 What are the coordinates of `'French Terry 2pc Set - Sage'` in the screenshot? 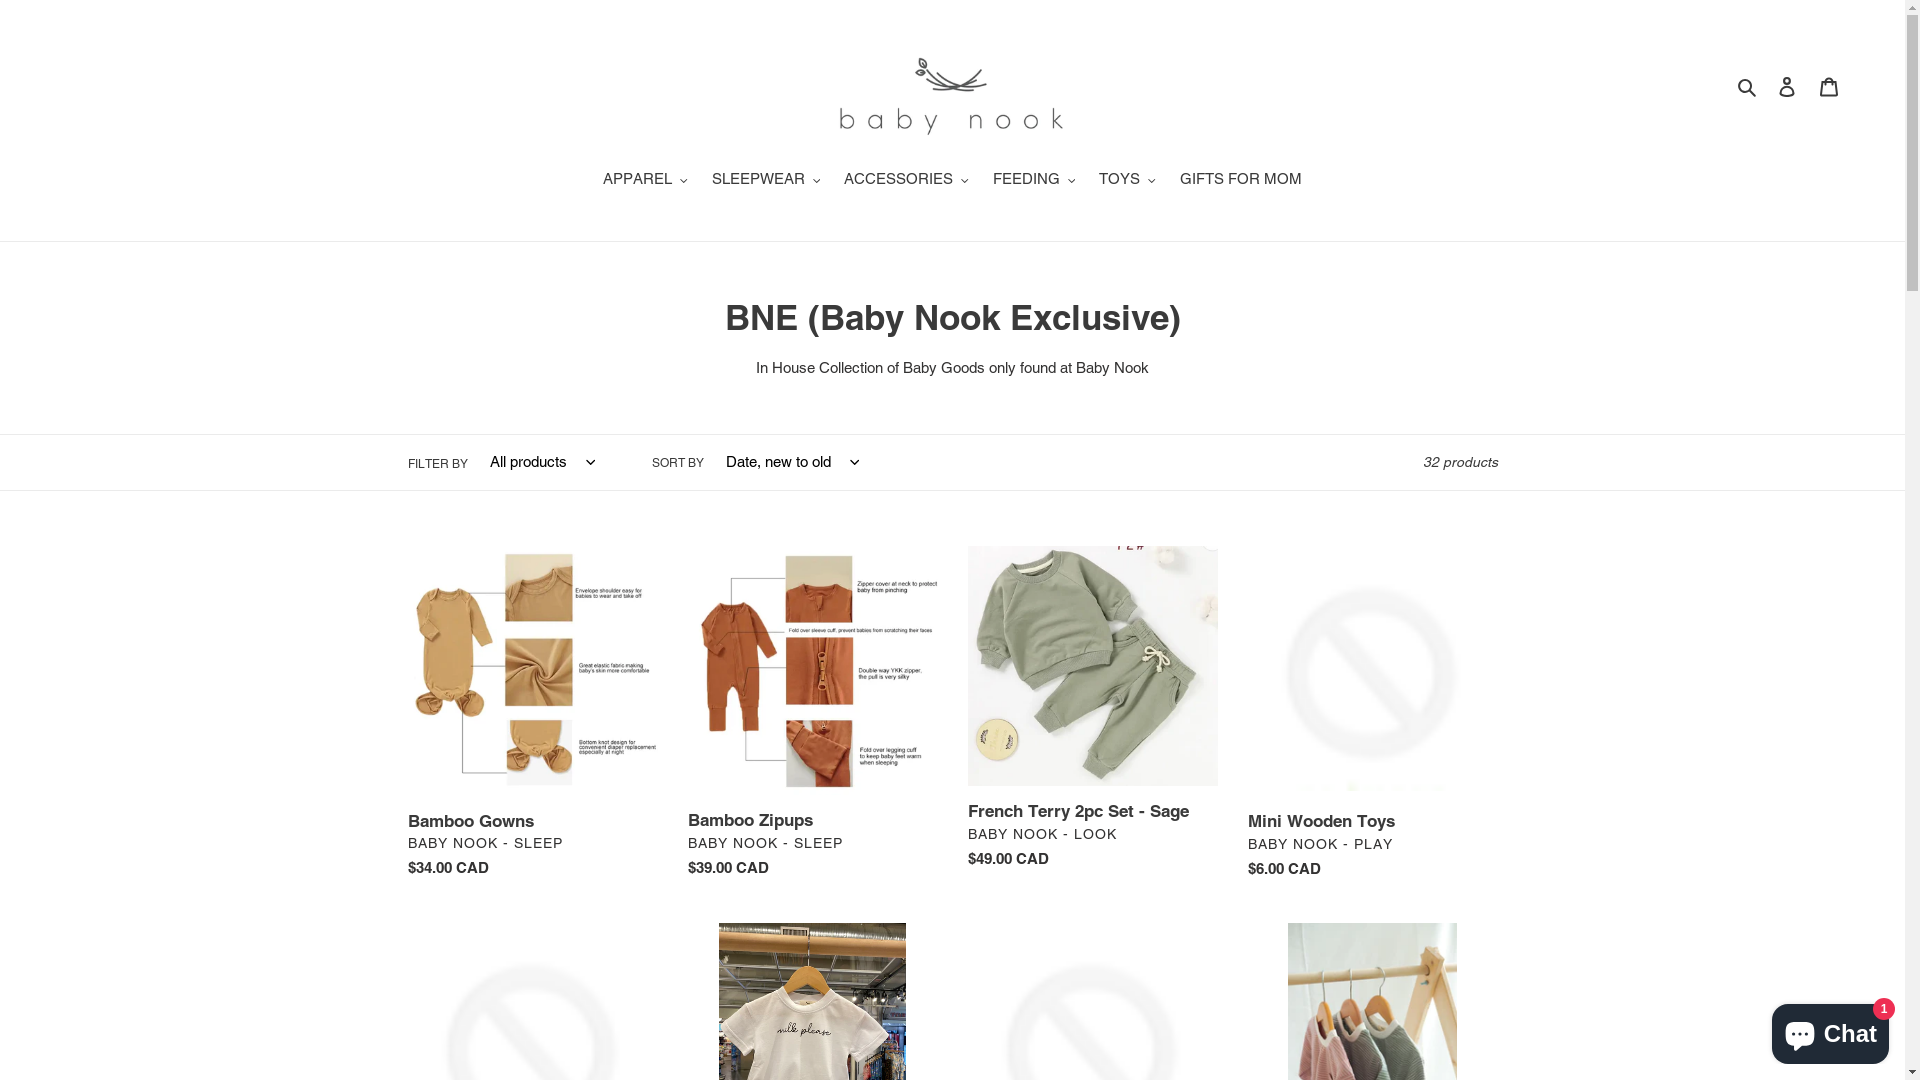 It's located at (1092, 711).